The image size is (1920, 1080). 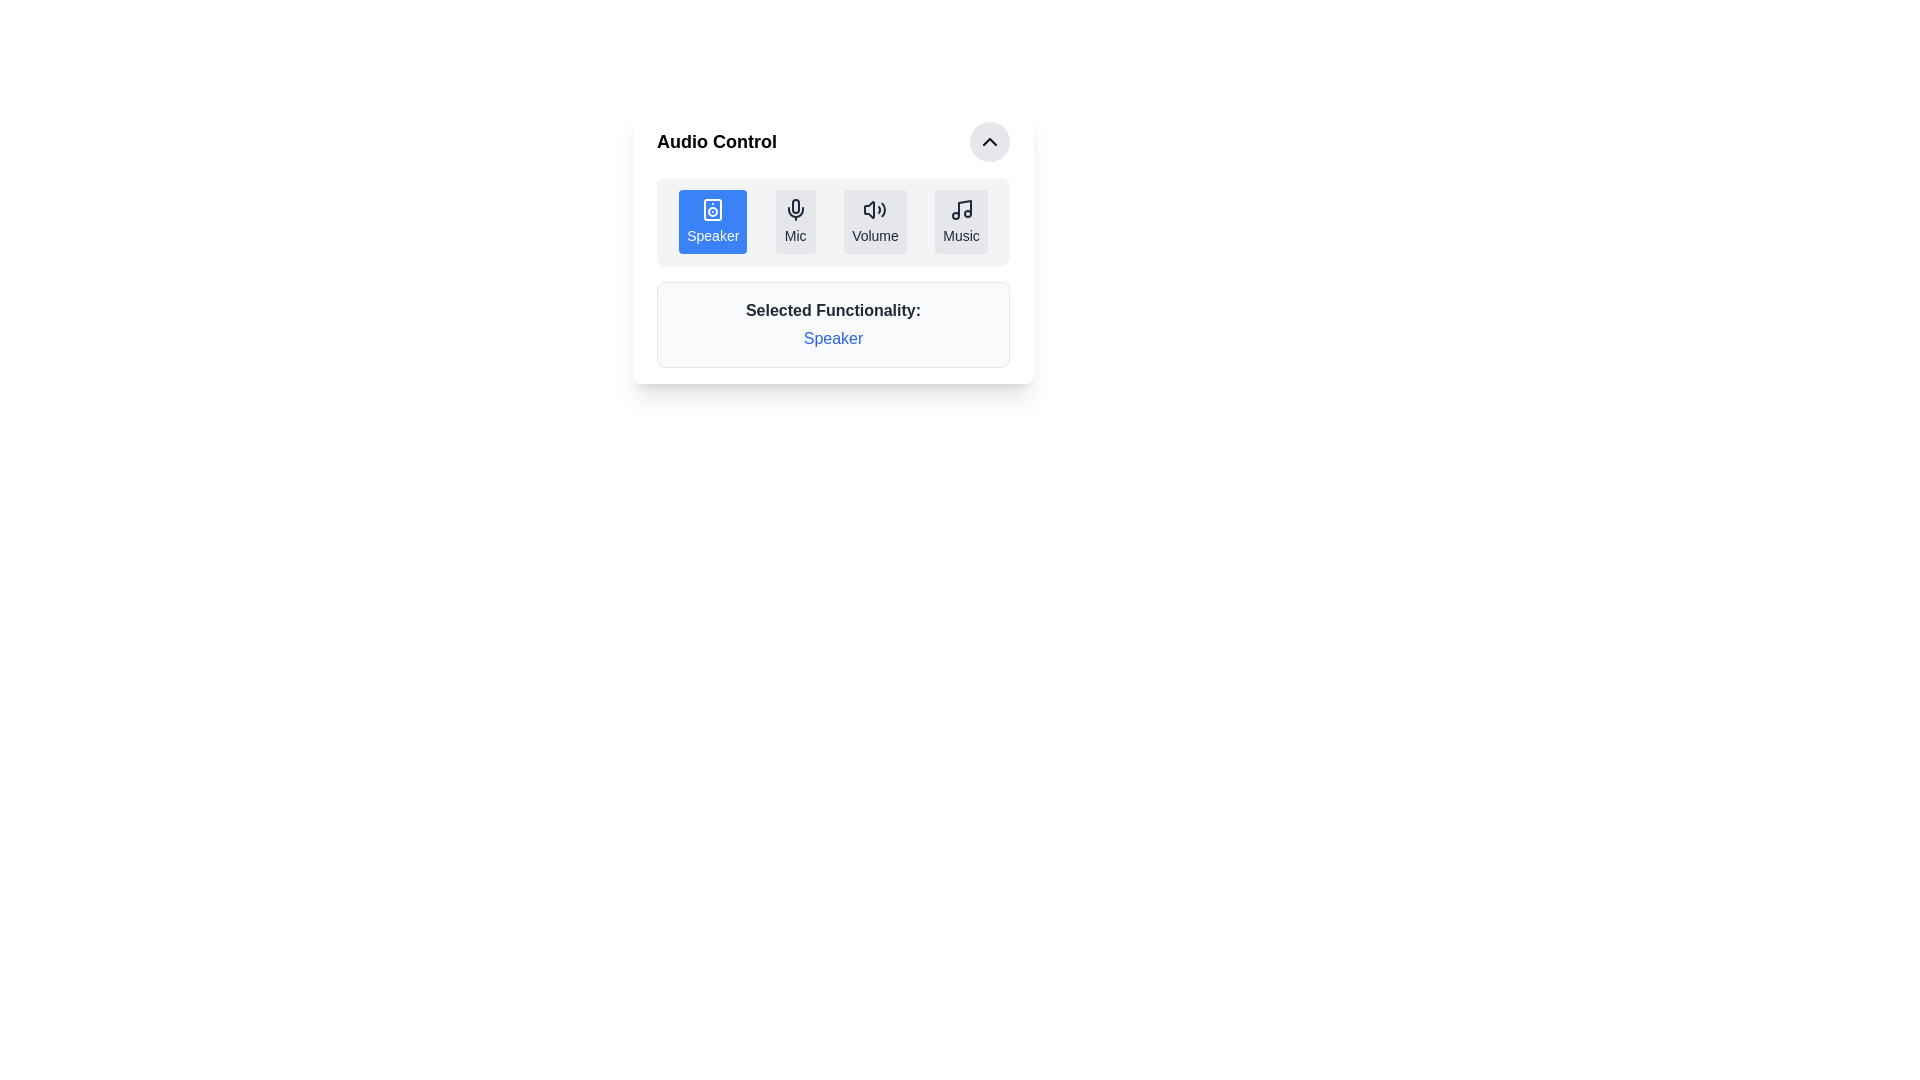 I want to click on the microphone control button, which is the second button from the left in the 'Audio Control' section, so click(x=794, y=222).